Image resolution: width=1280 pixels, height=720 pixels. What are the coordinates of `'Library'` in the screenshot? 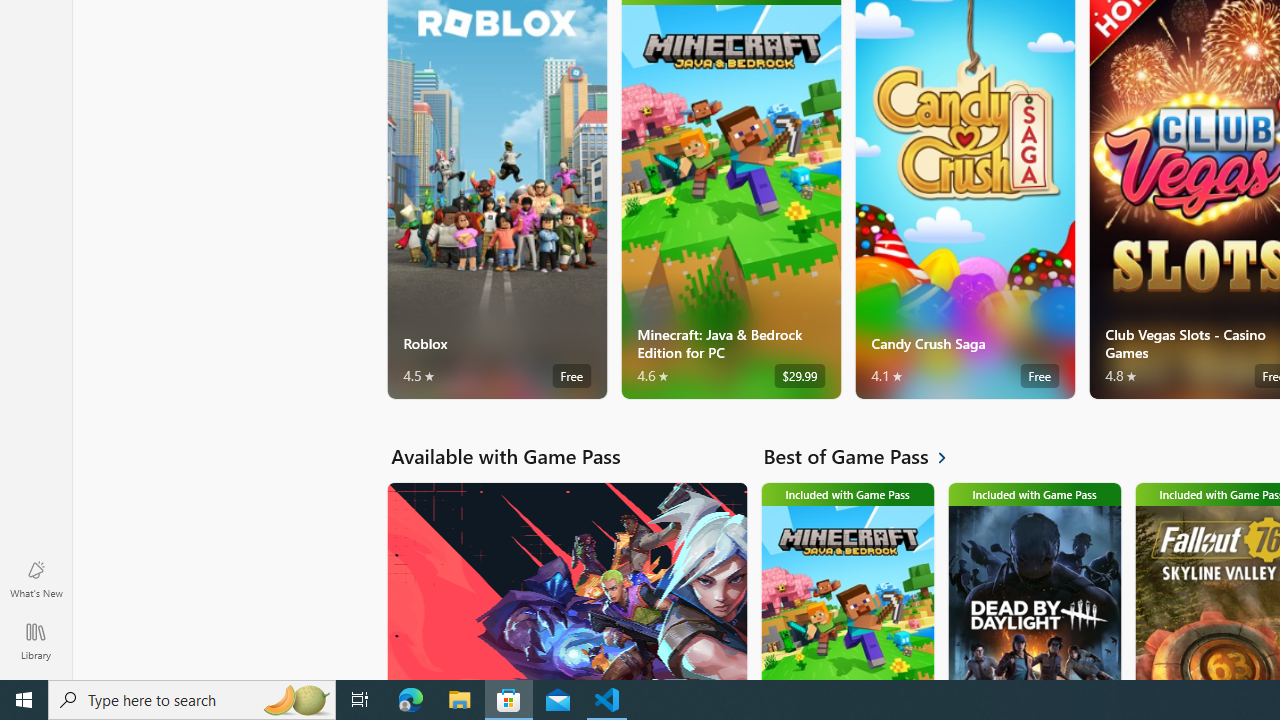 It's located at (35, 640).